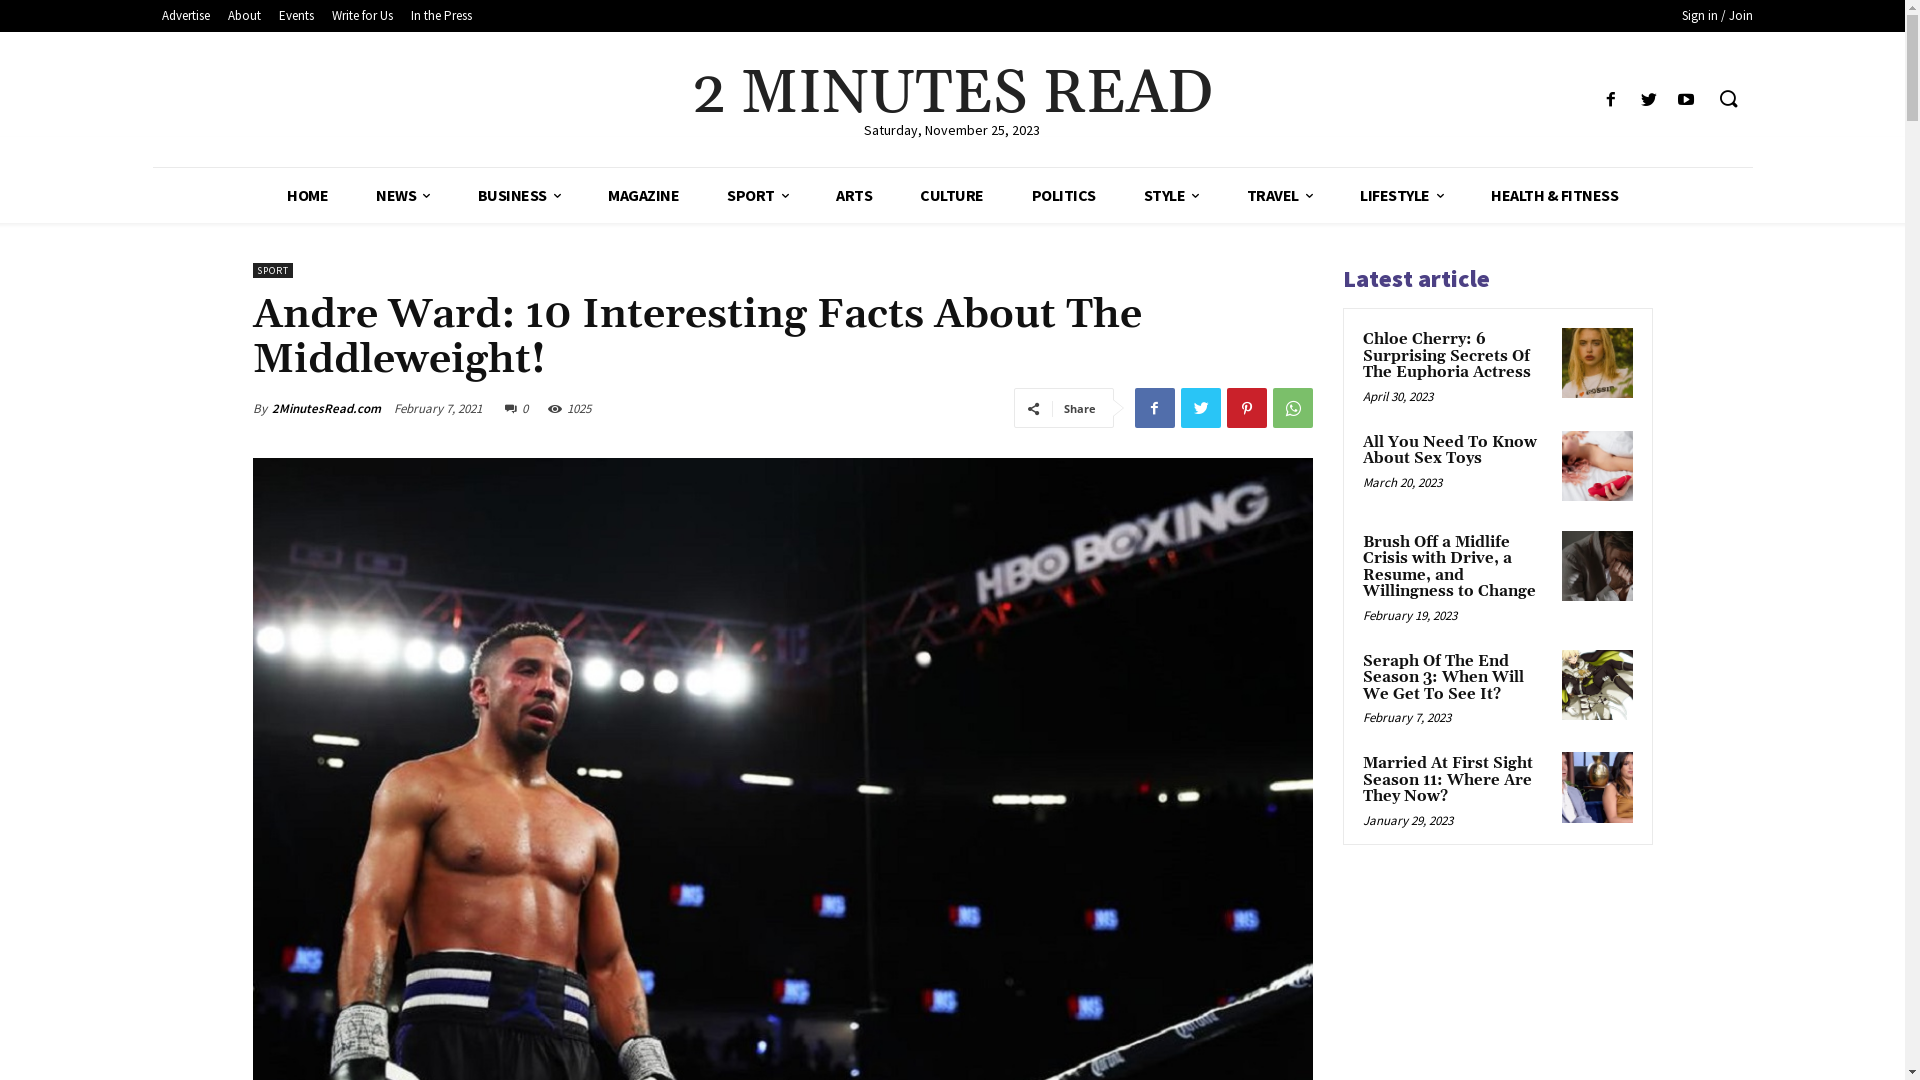  What do you see at coordinates (1596, 684) in the screenshot?
I see `'Seraph Of The End Season 3: When Will We Get To See It?'` at bounding box center [1596, 684].